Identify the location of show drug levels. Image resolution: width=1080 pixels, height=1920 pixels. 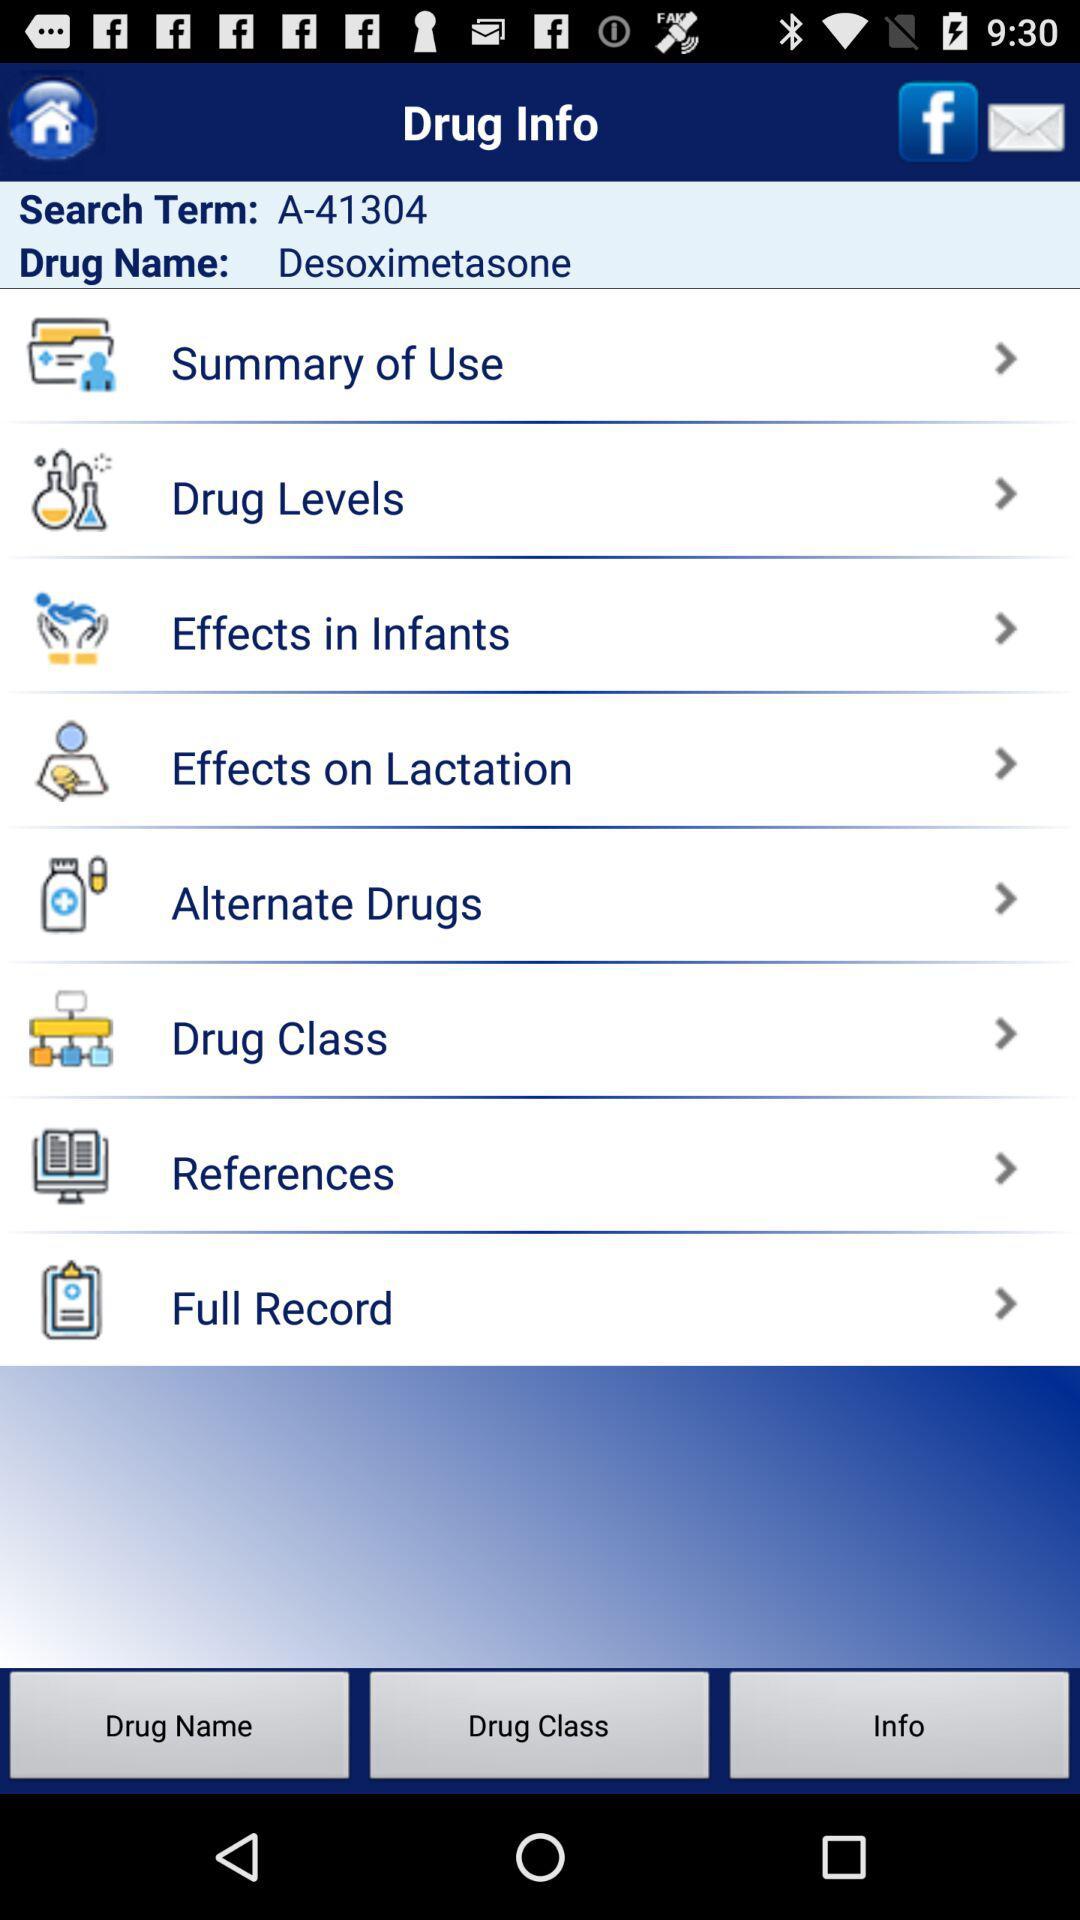
(70, 489).